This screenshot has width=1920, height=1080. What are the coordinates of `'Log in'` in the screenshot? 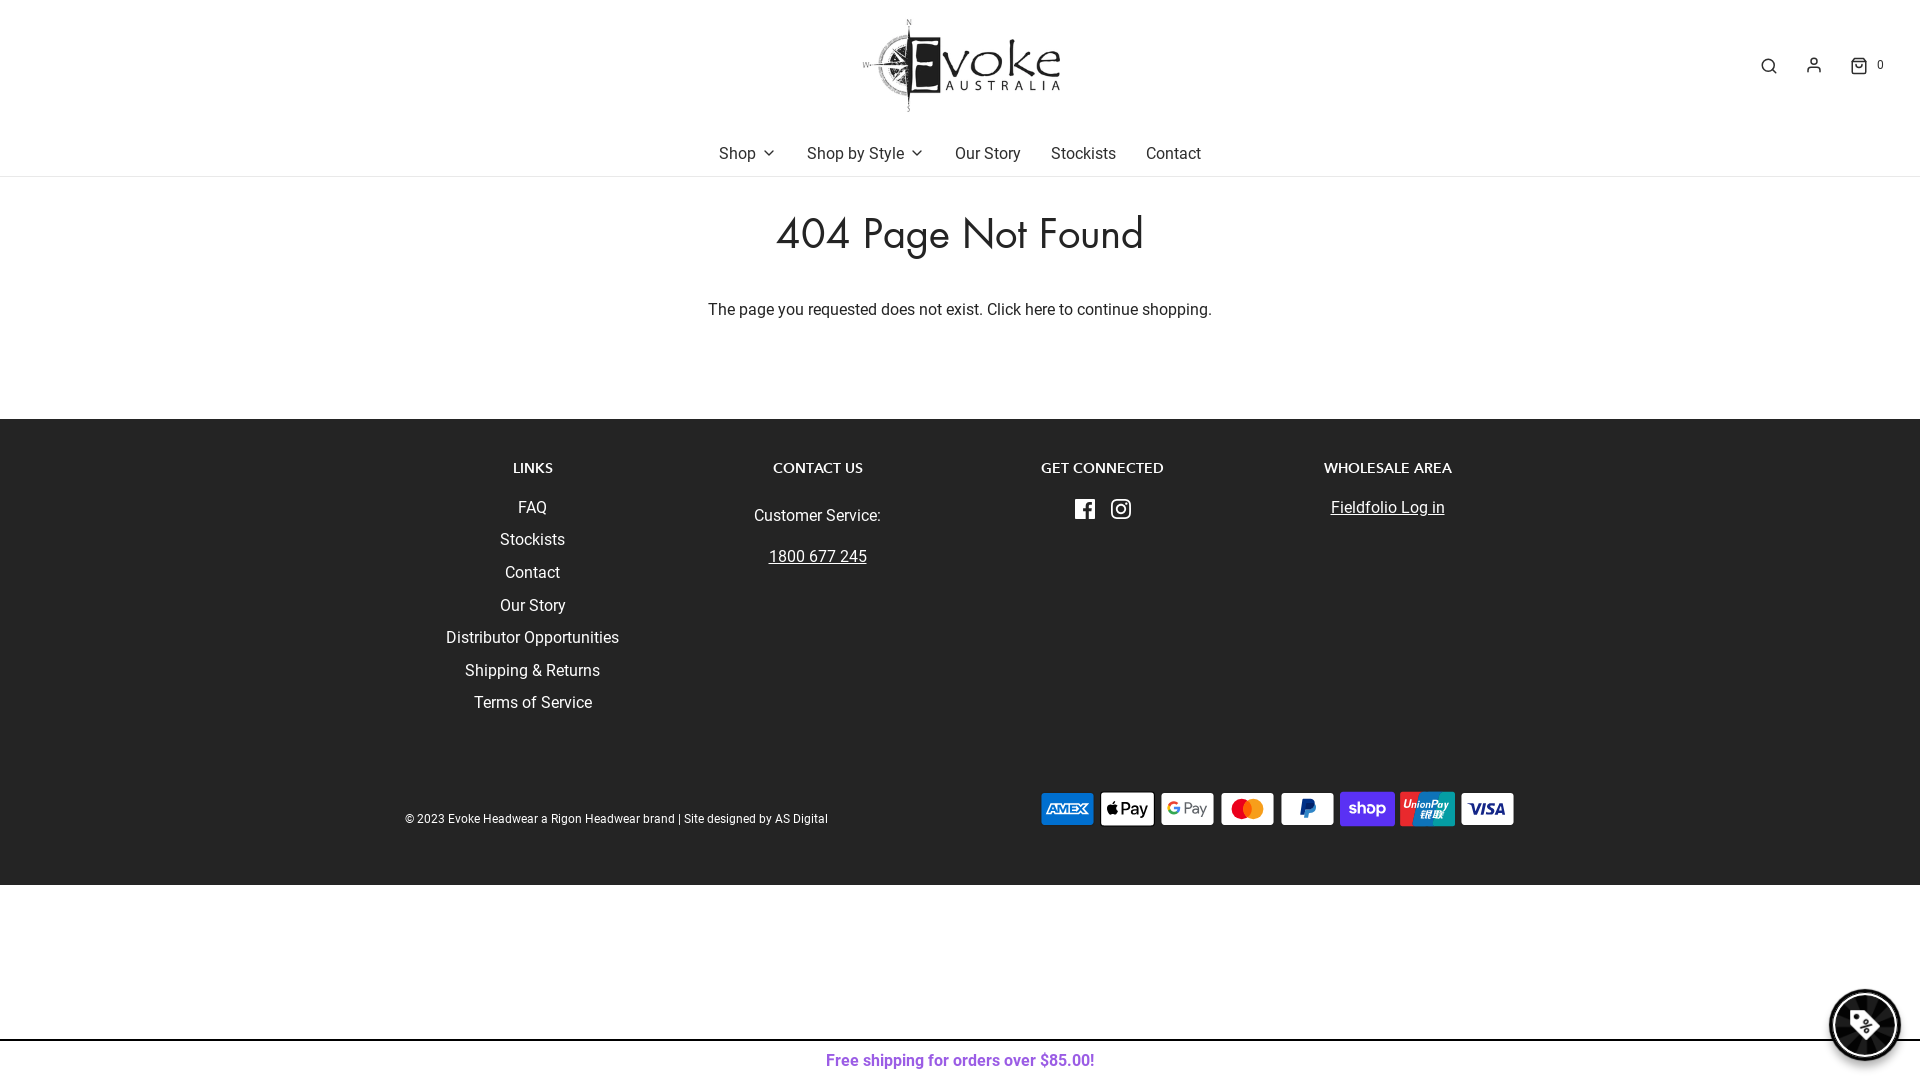 It's located at (1814, 64).